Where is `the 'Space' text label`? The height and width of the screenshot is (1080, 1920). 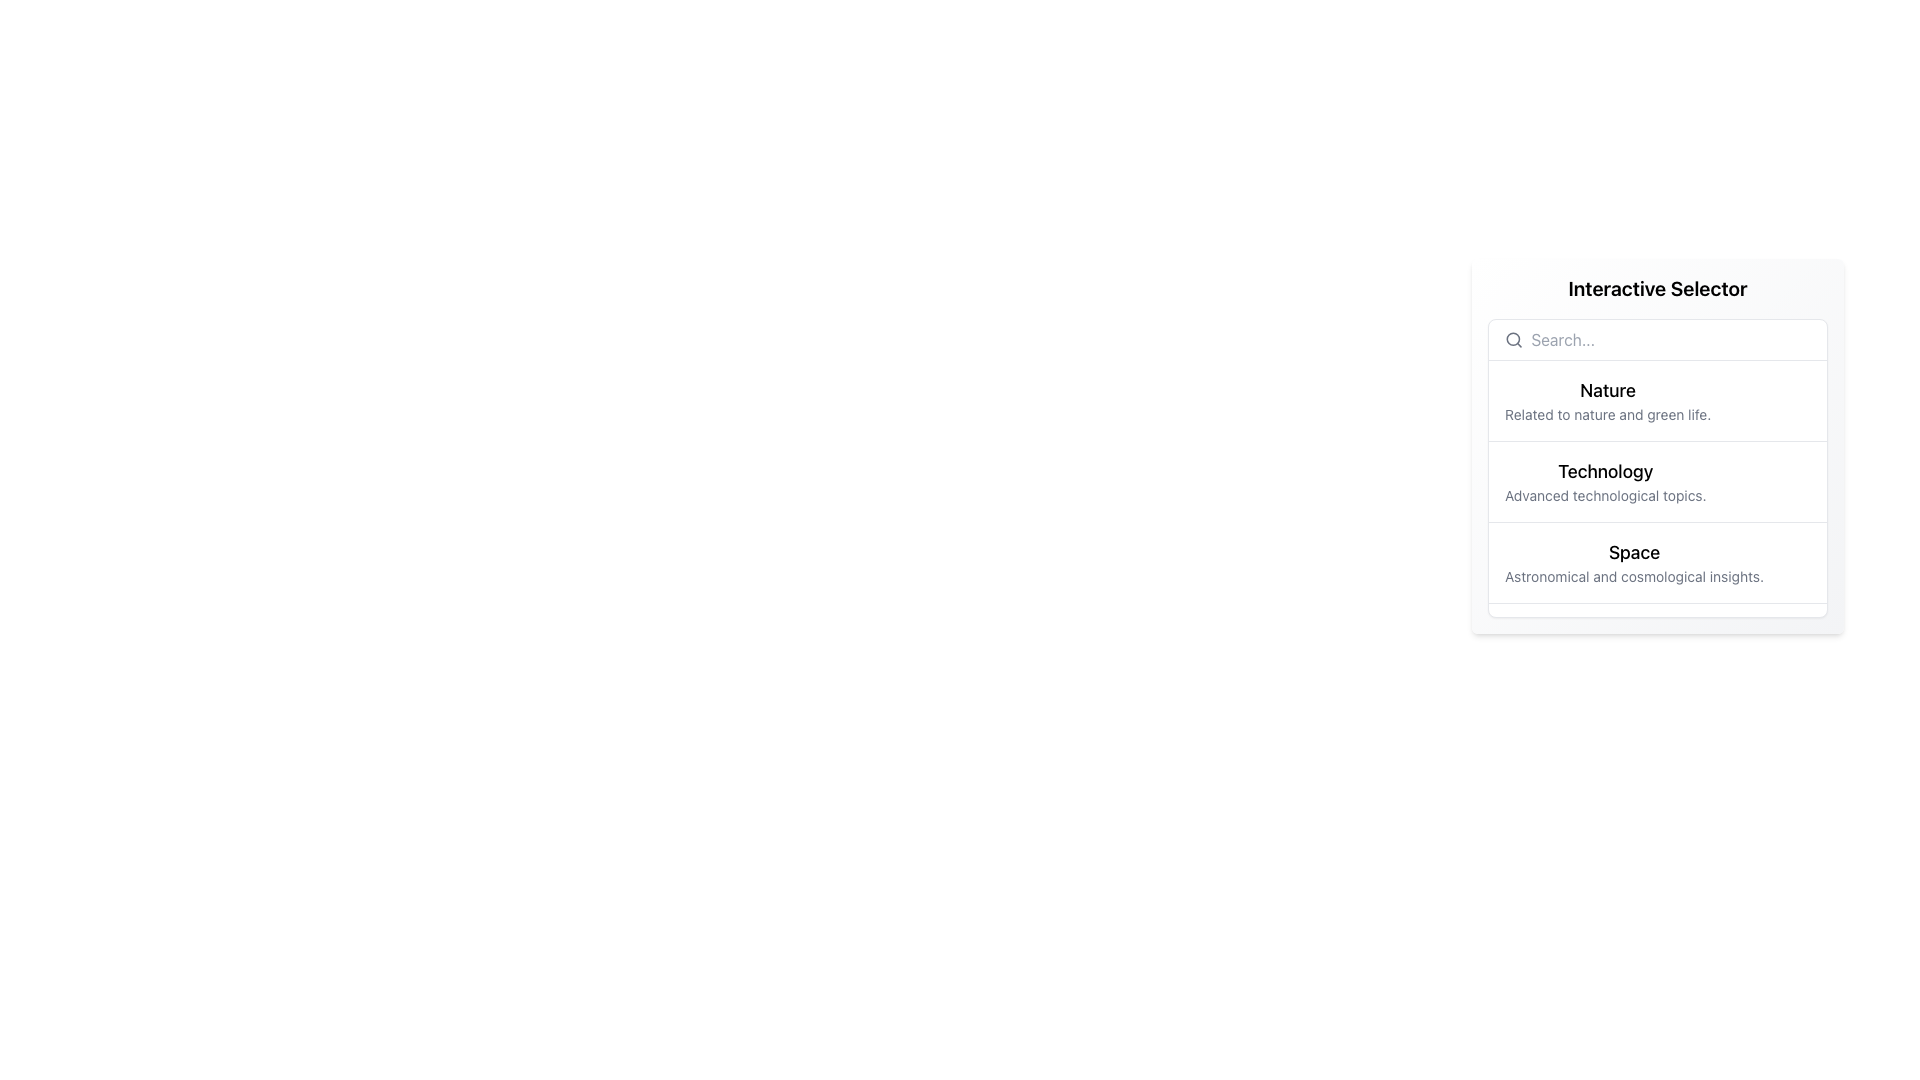 the 'Space' text label is located at coordinates (1633, 552).